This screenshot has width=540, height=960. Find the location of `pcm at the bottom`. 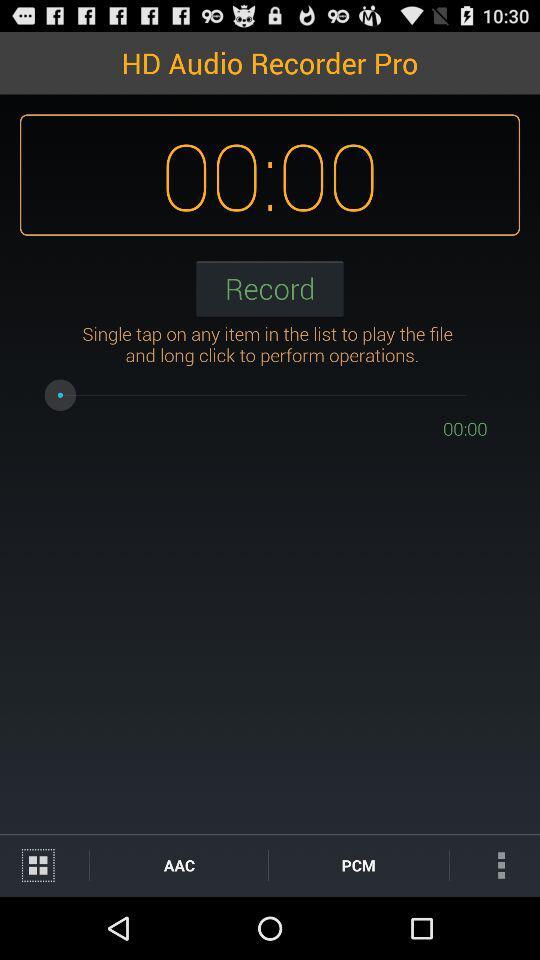

pcm at the bottom is located at coordinates (357, 864).